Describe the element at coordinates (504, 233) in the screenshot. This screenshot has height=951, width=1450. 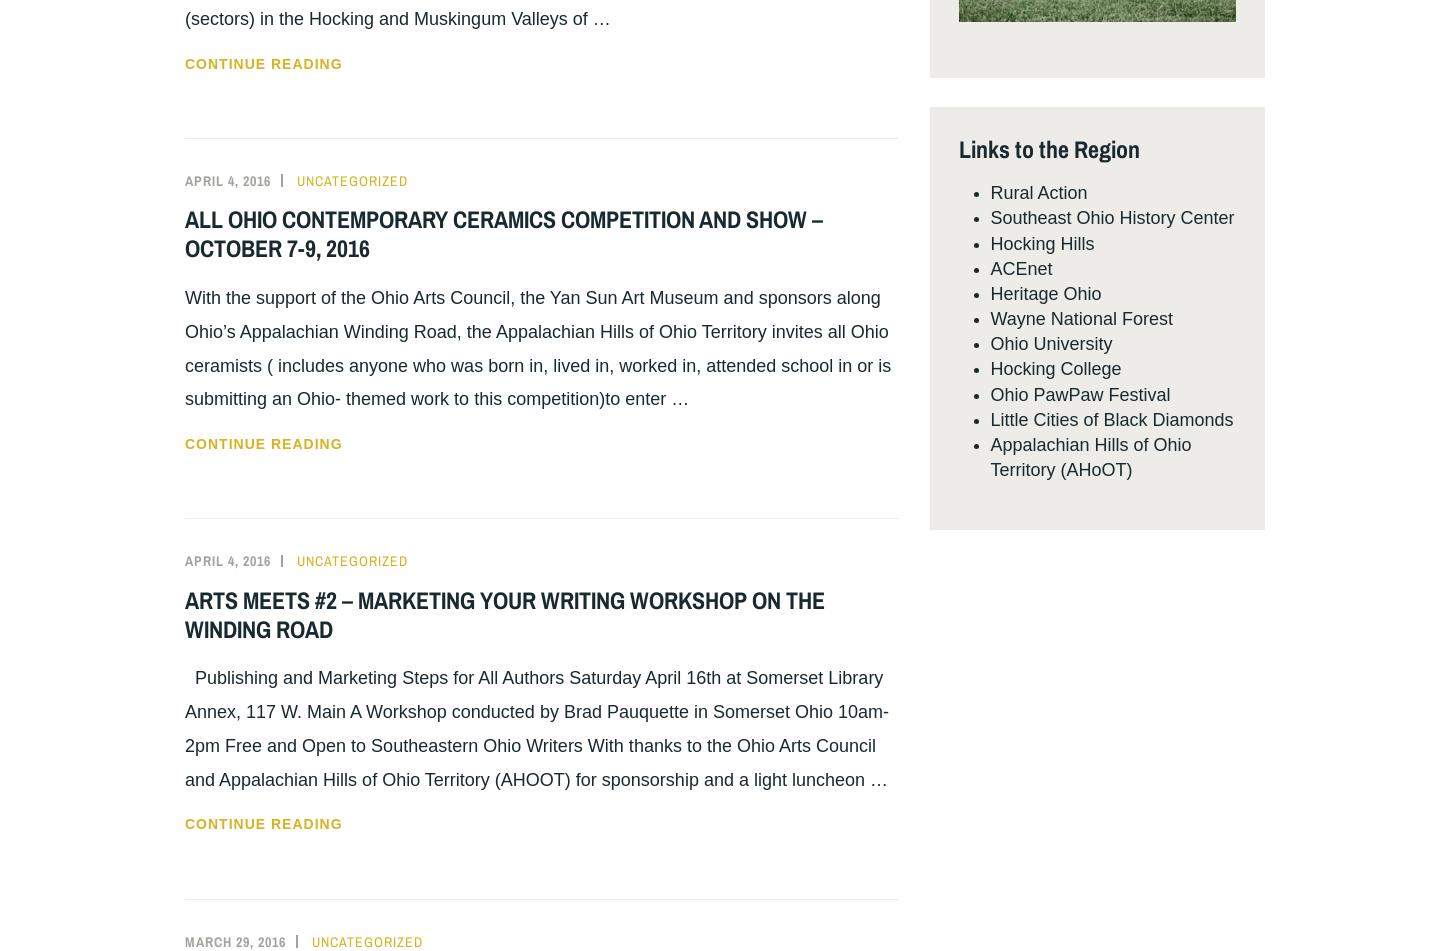
I see `'ALL OHIO CONTEMPORARY CERAMICS COMPETITION AND SHOW – OCTOBER 7-9, 2016'` at that location.